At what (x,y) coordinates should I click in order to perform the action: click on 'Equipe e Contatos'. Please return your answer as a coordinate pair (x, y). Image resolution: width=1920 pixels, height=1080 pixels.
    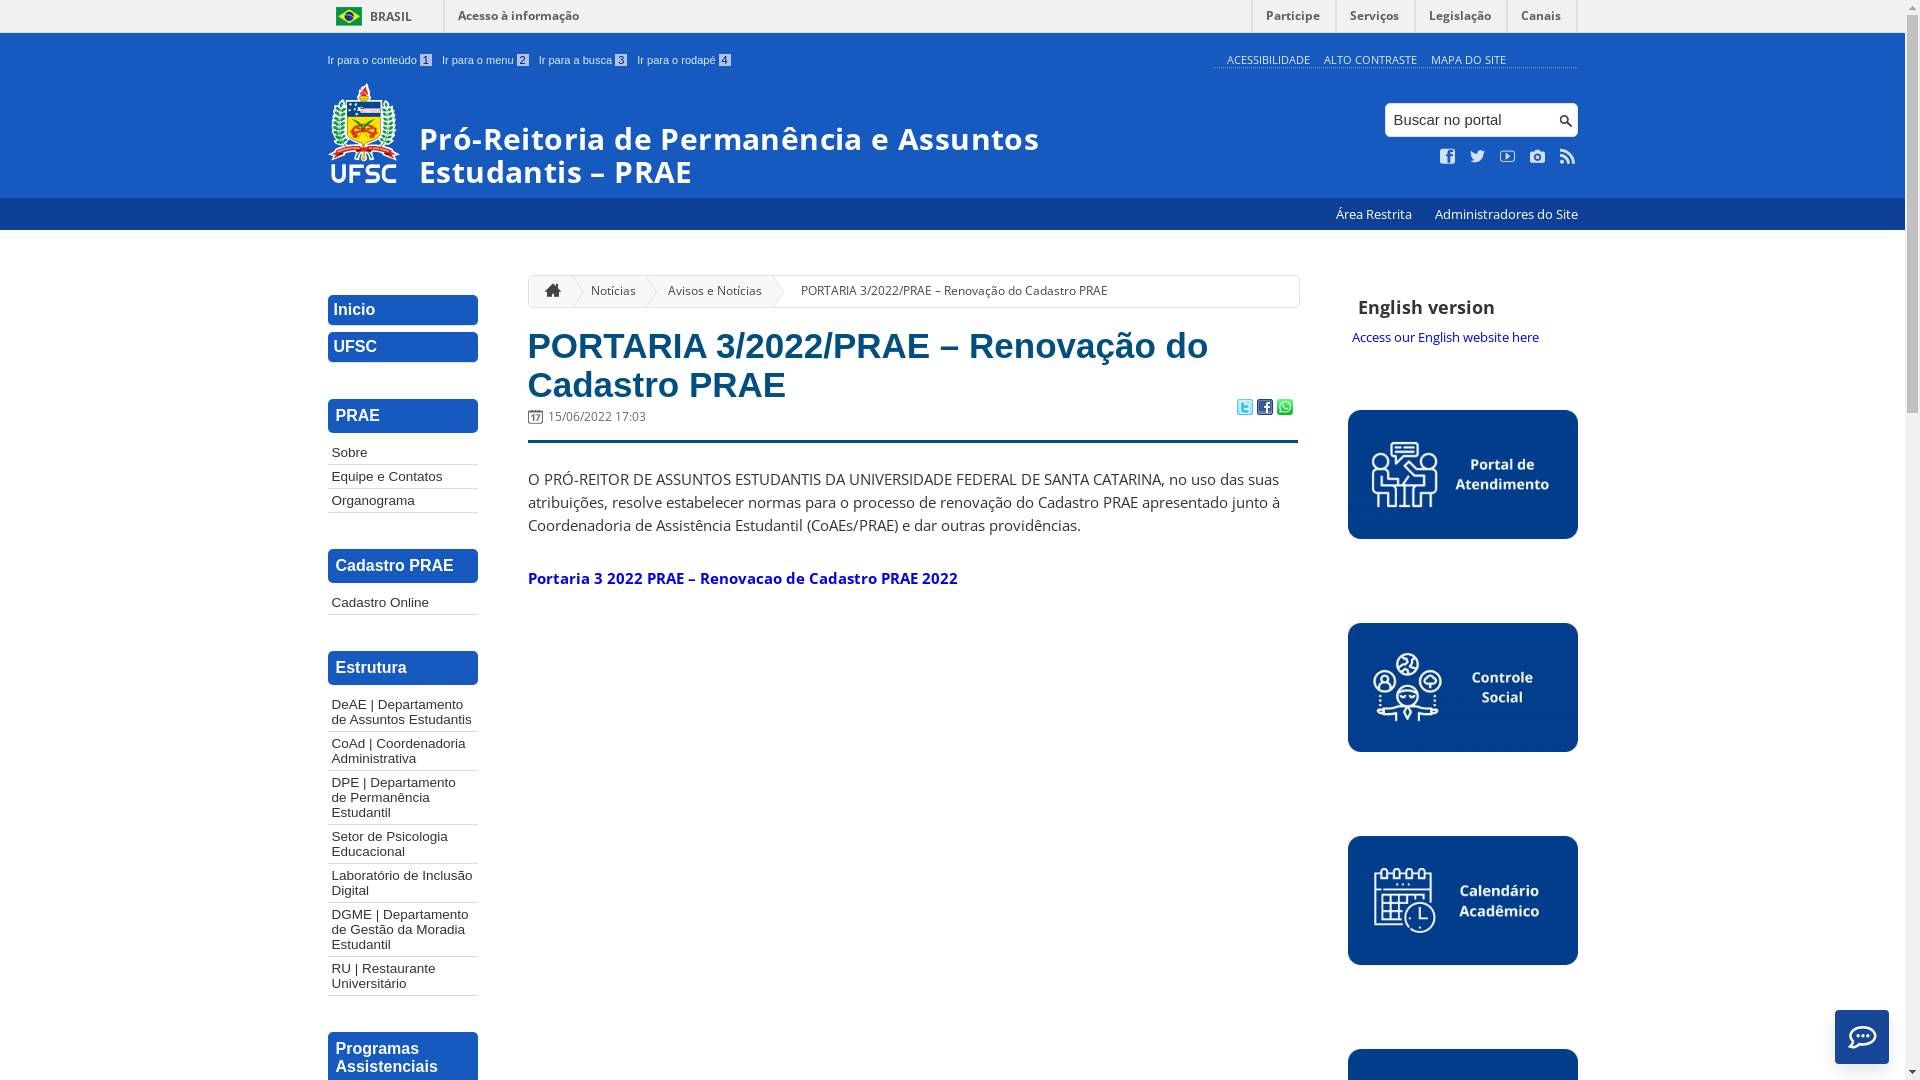
    Looking at the image, I should click on (402, 476).